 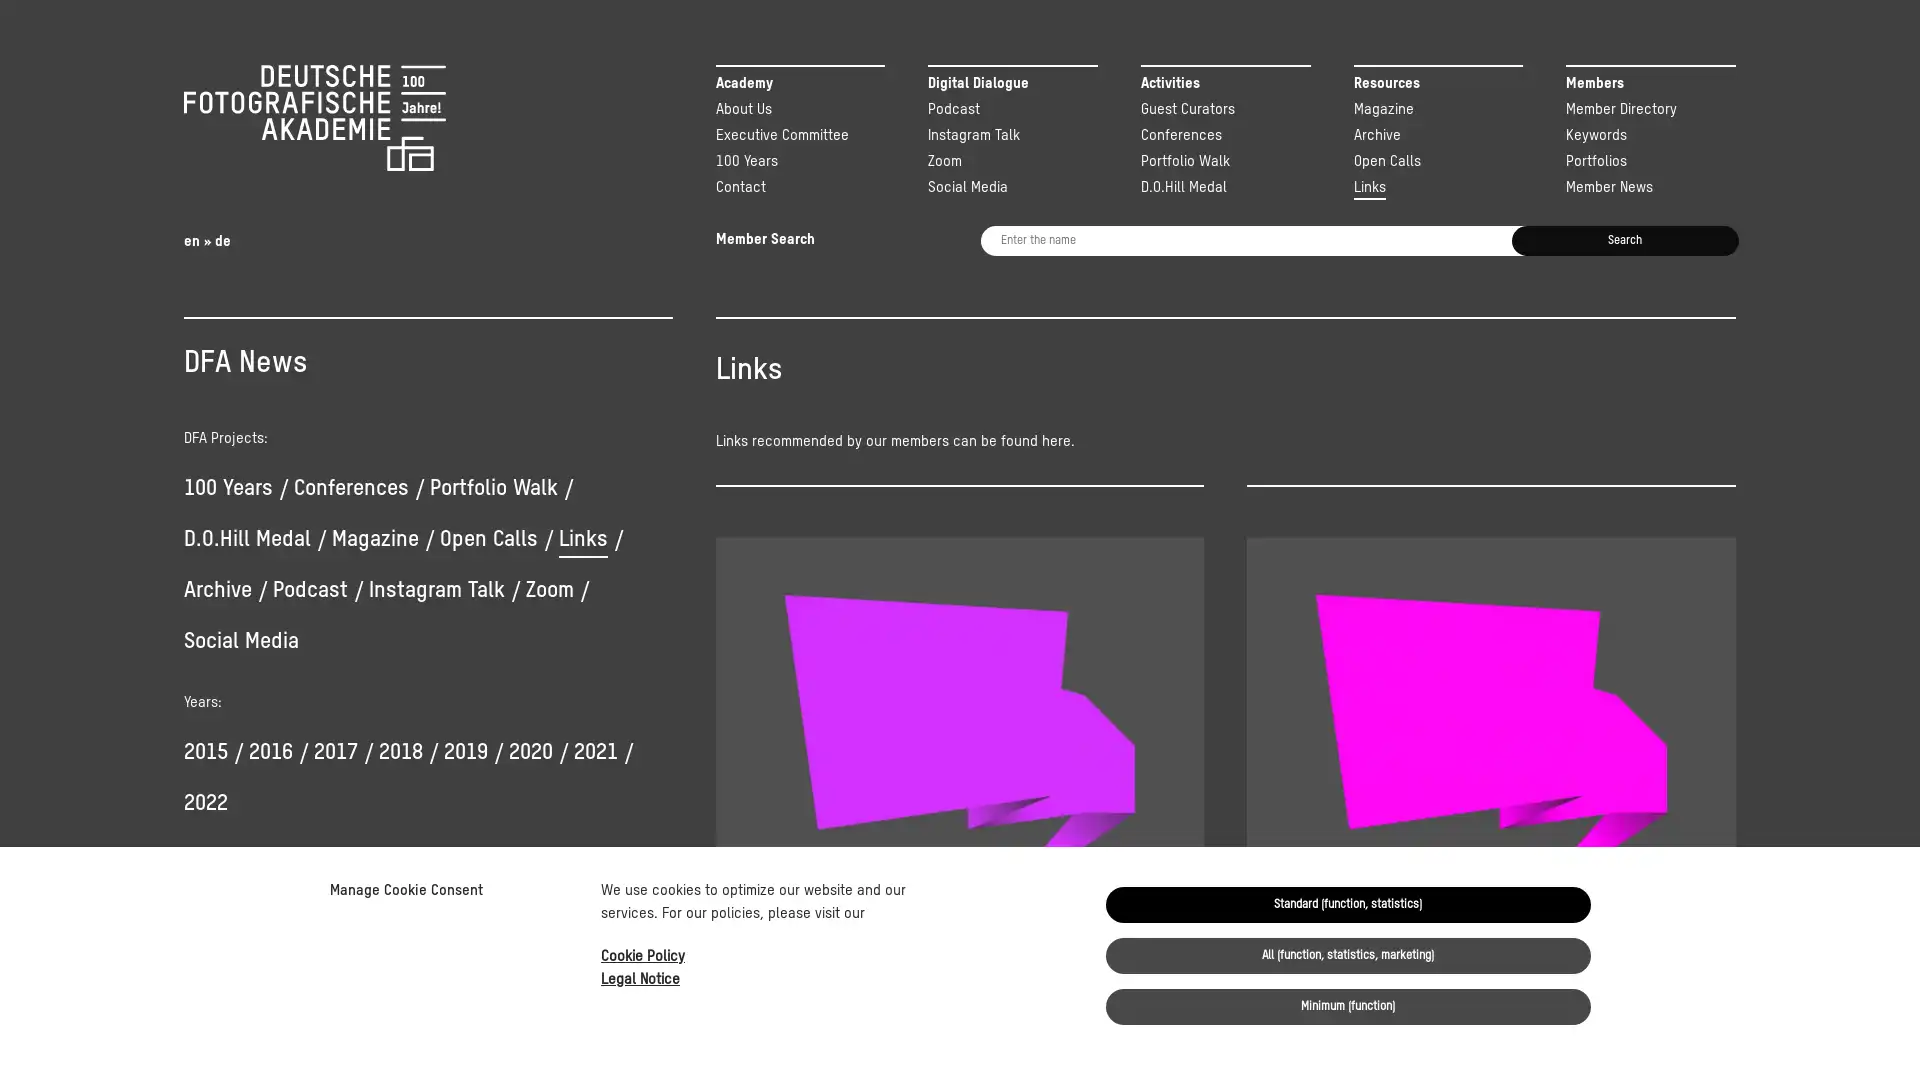 What do you see at coordinates (206, 802) in the screenshot?
I see `2022` at bounding box center [206, 802].